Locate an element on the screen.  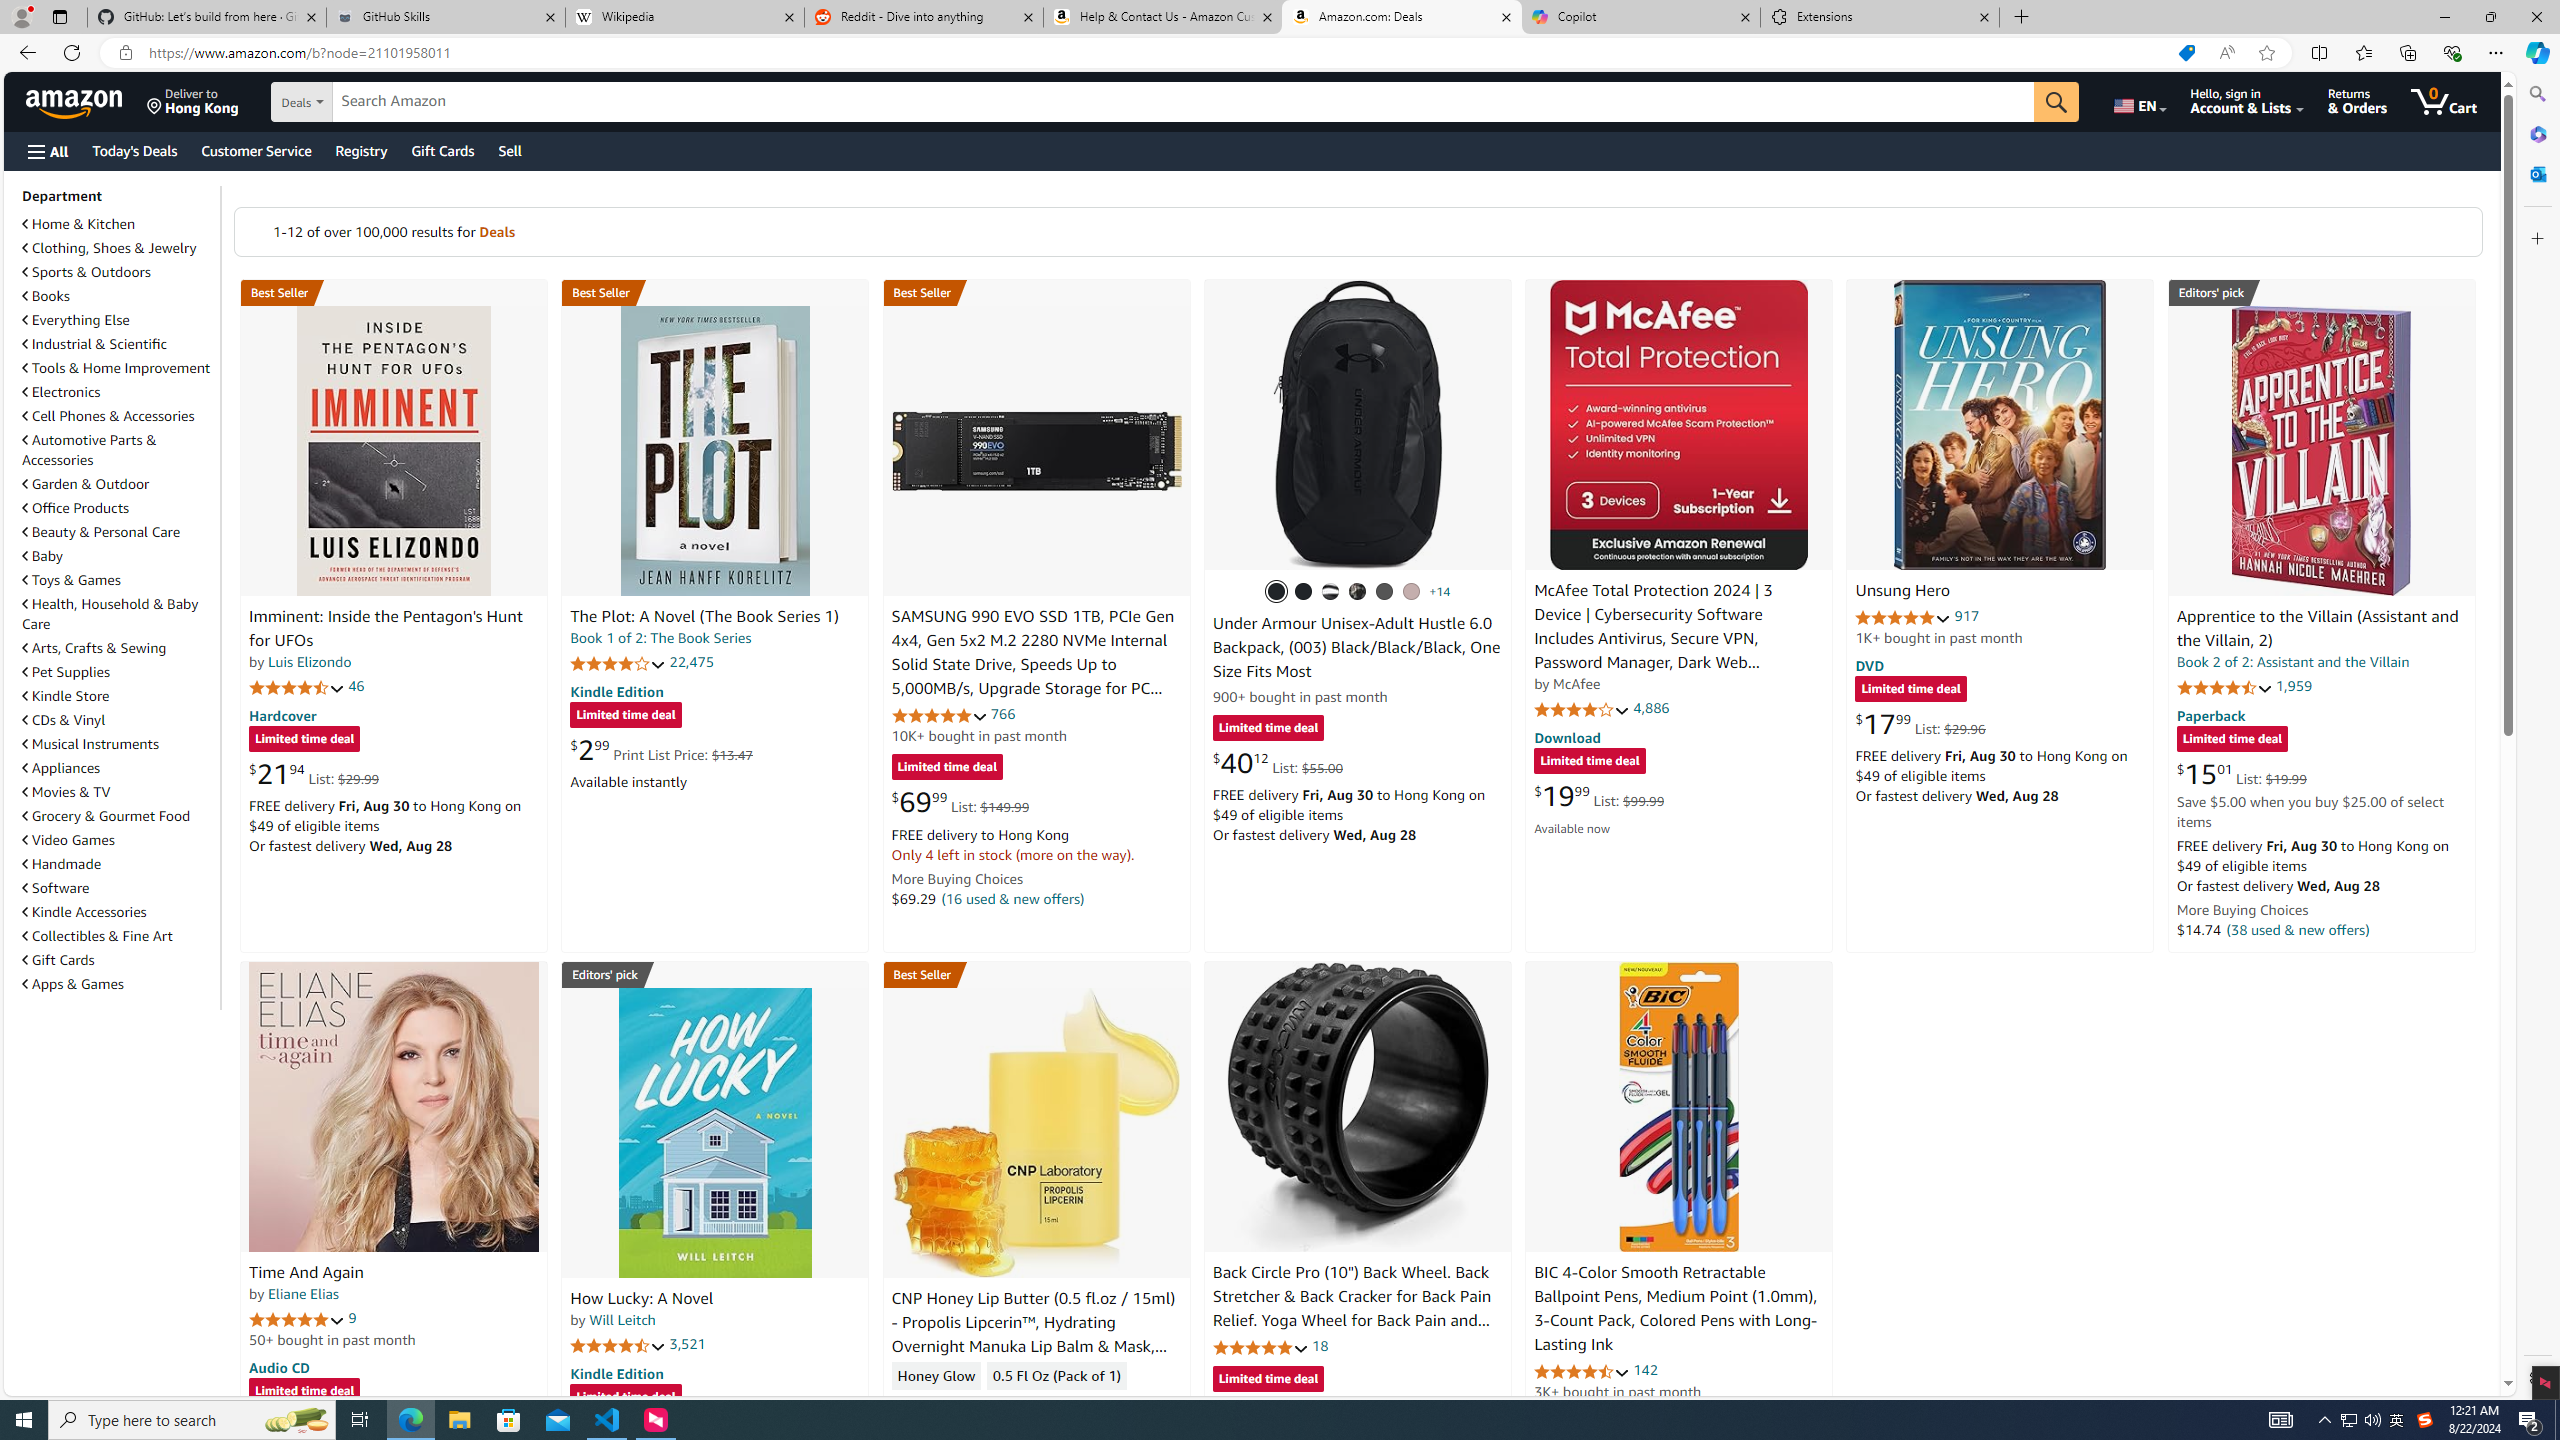
'Movies & TV' is located at coordinates (65, 792).